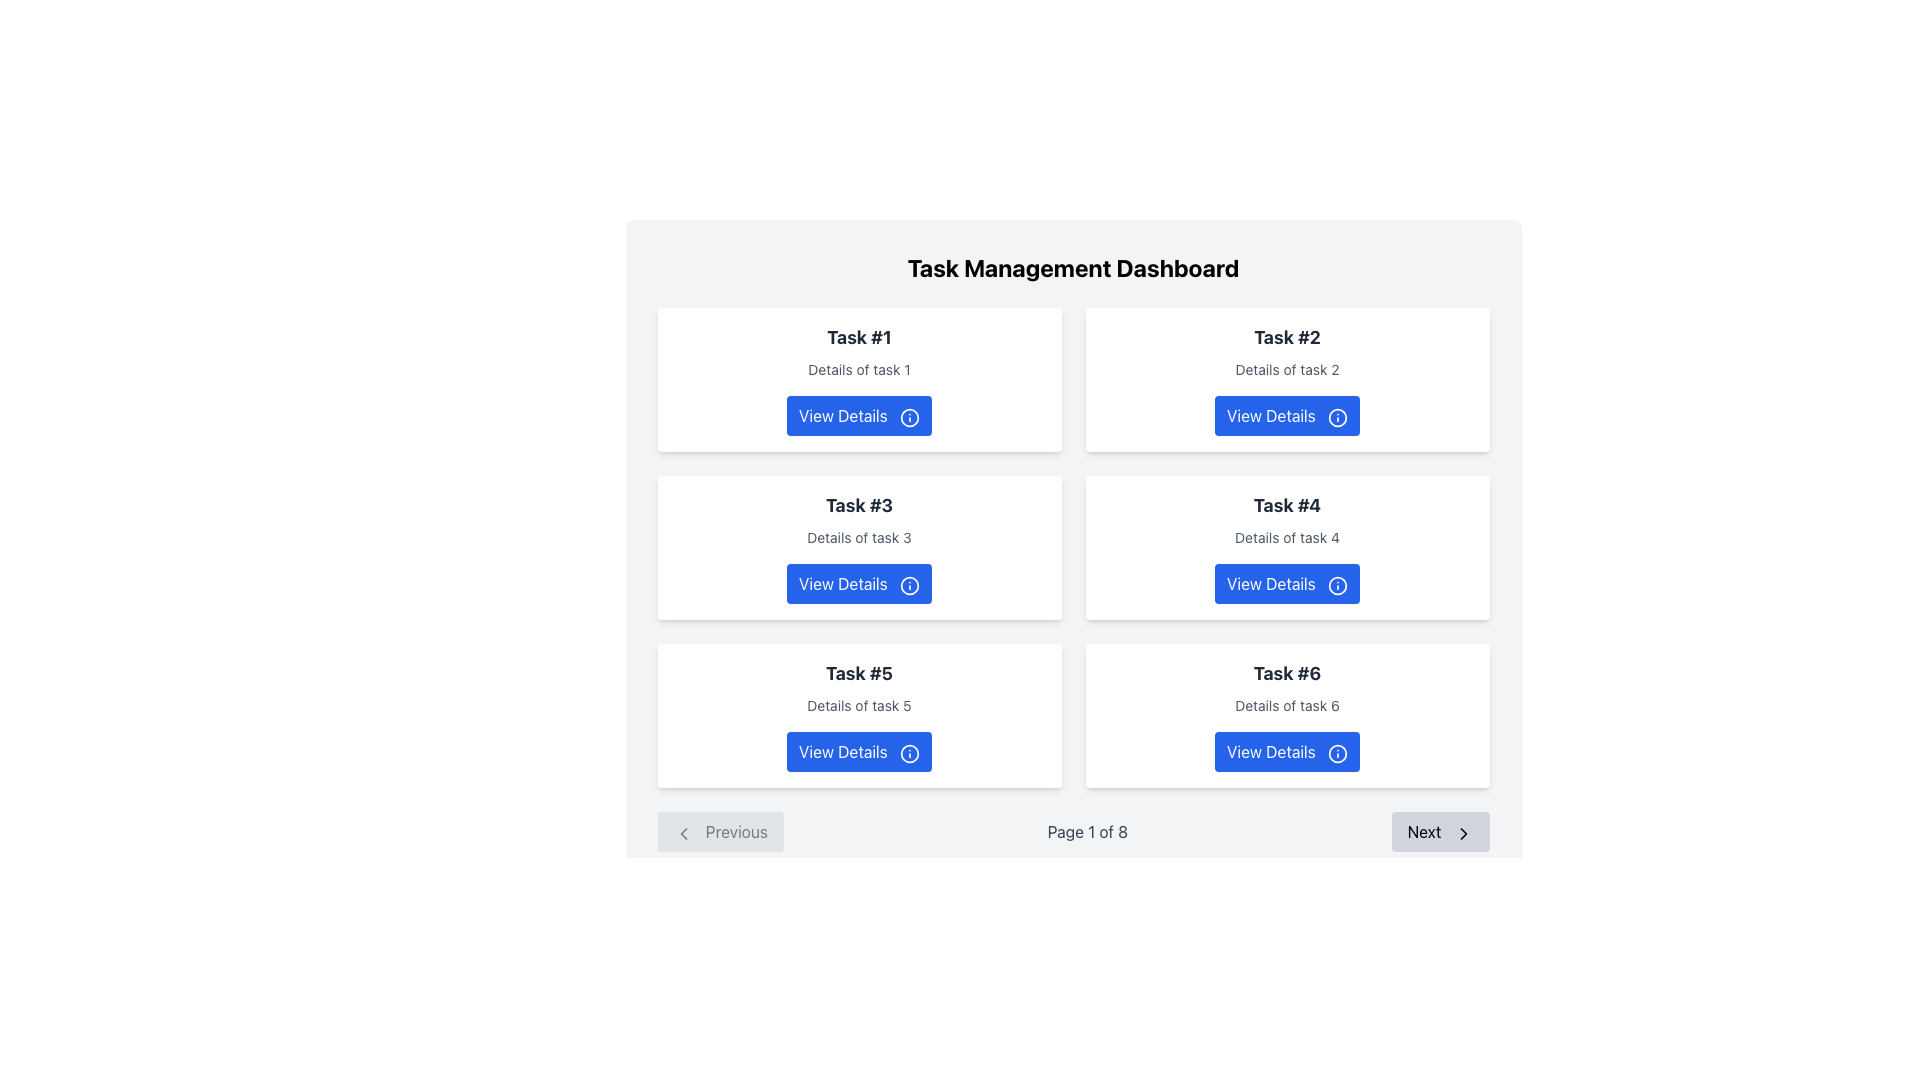  I want to click on text content of the centered text header element displaying 'Task Management Dashboard', which is prominently styled in bold and located at the top of the dashboard interface, so click(1072, 266).